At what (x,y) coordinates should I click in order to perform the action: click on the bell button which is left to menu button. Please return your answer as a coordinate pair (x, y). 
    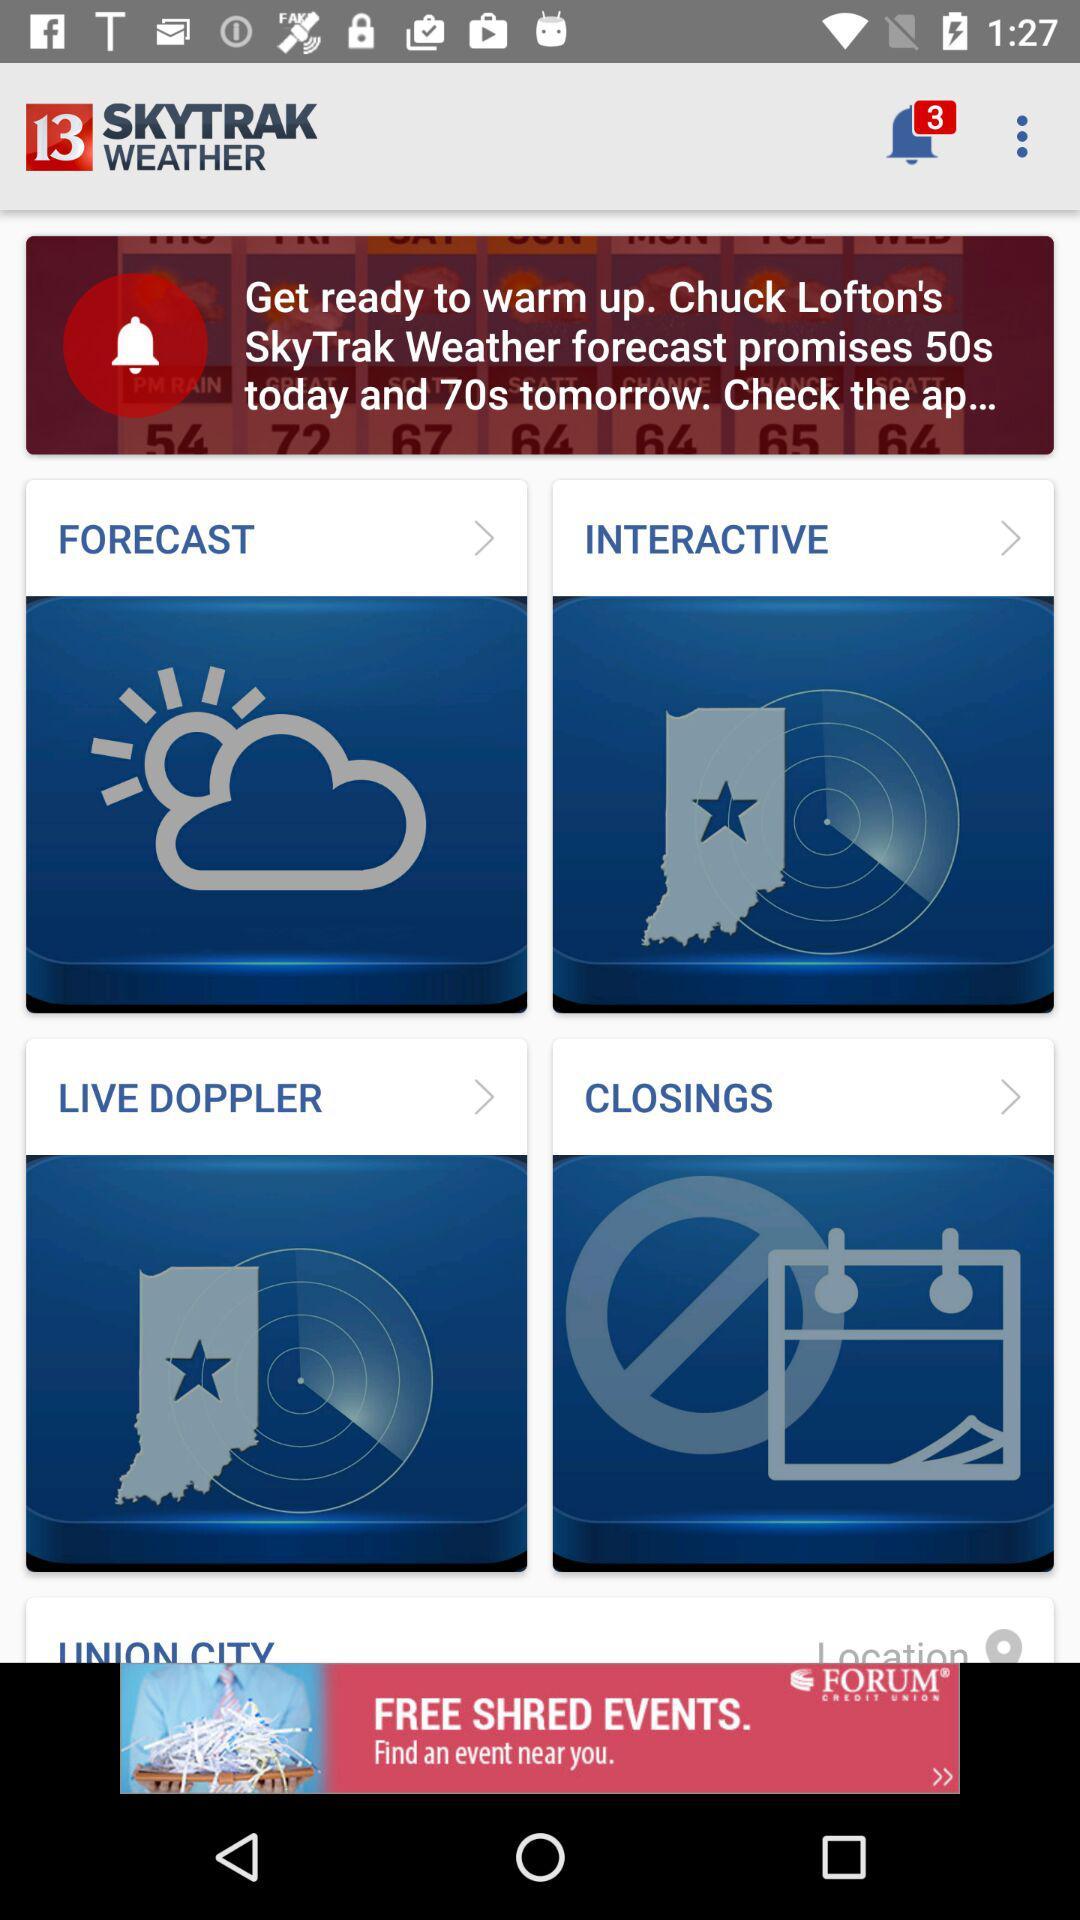
    Looking at the image, I should click on (911, 136).